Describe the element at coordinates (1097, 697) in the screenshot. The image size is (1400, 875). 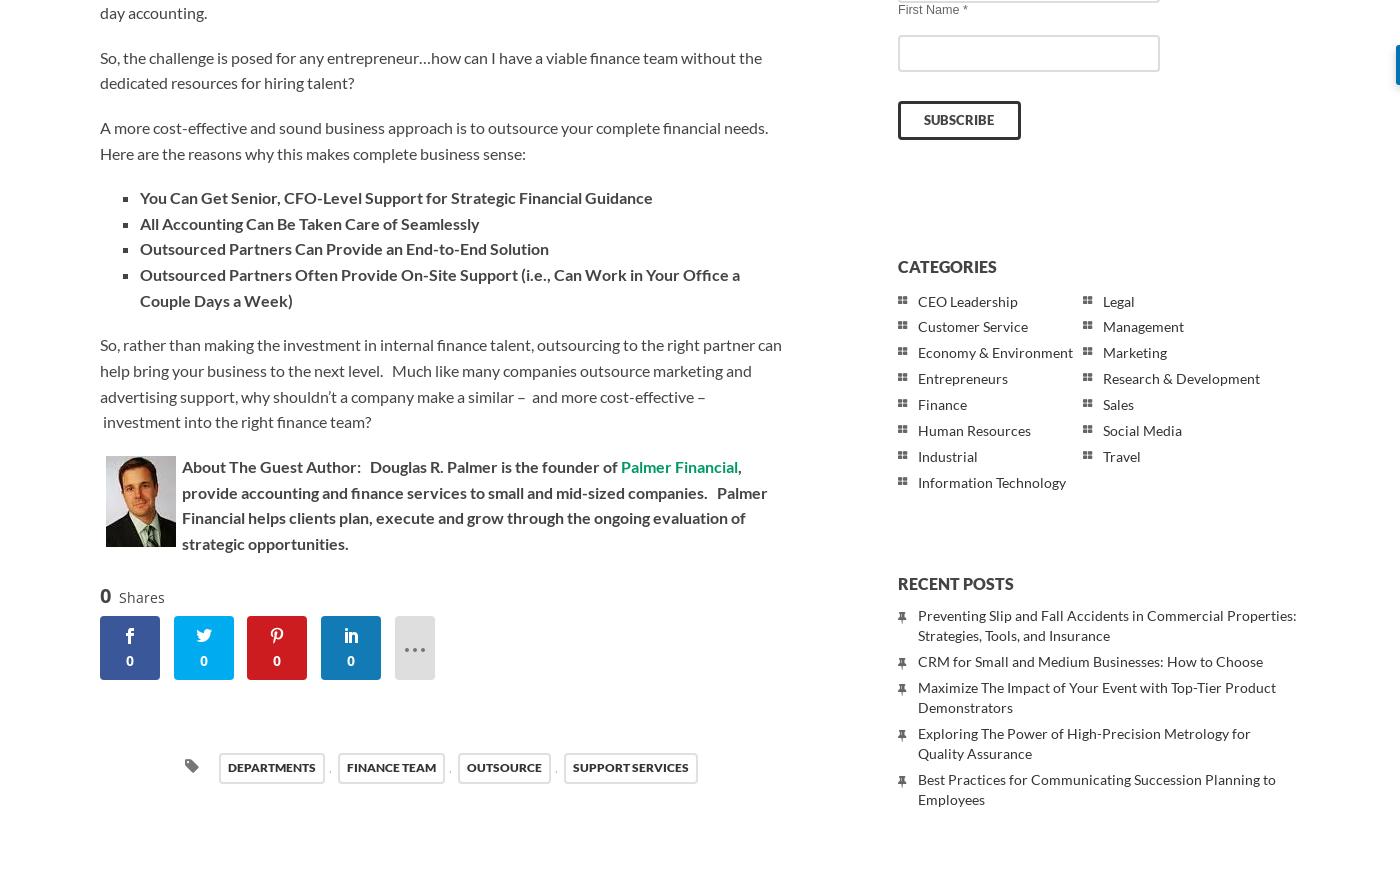
I see `'Maximize The Impact of Your Event with Top-Tier Product Demonstrators'` at that location.